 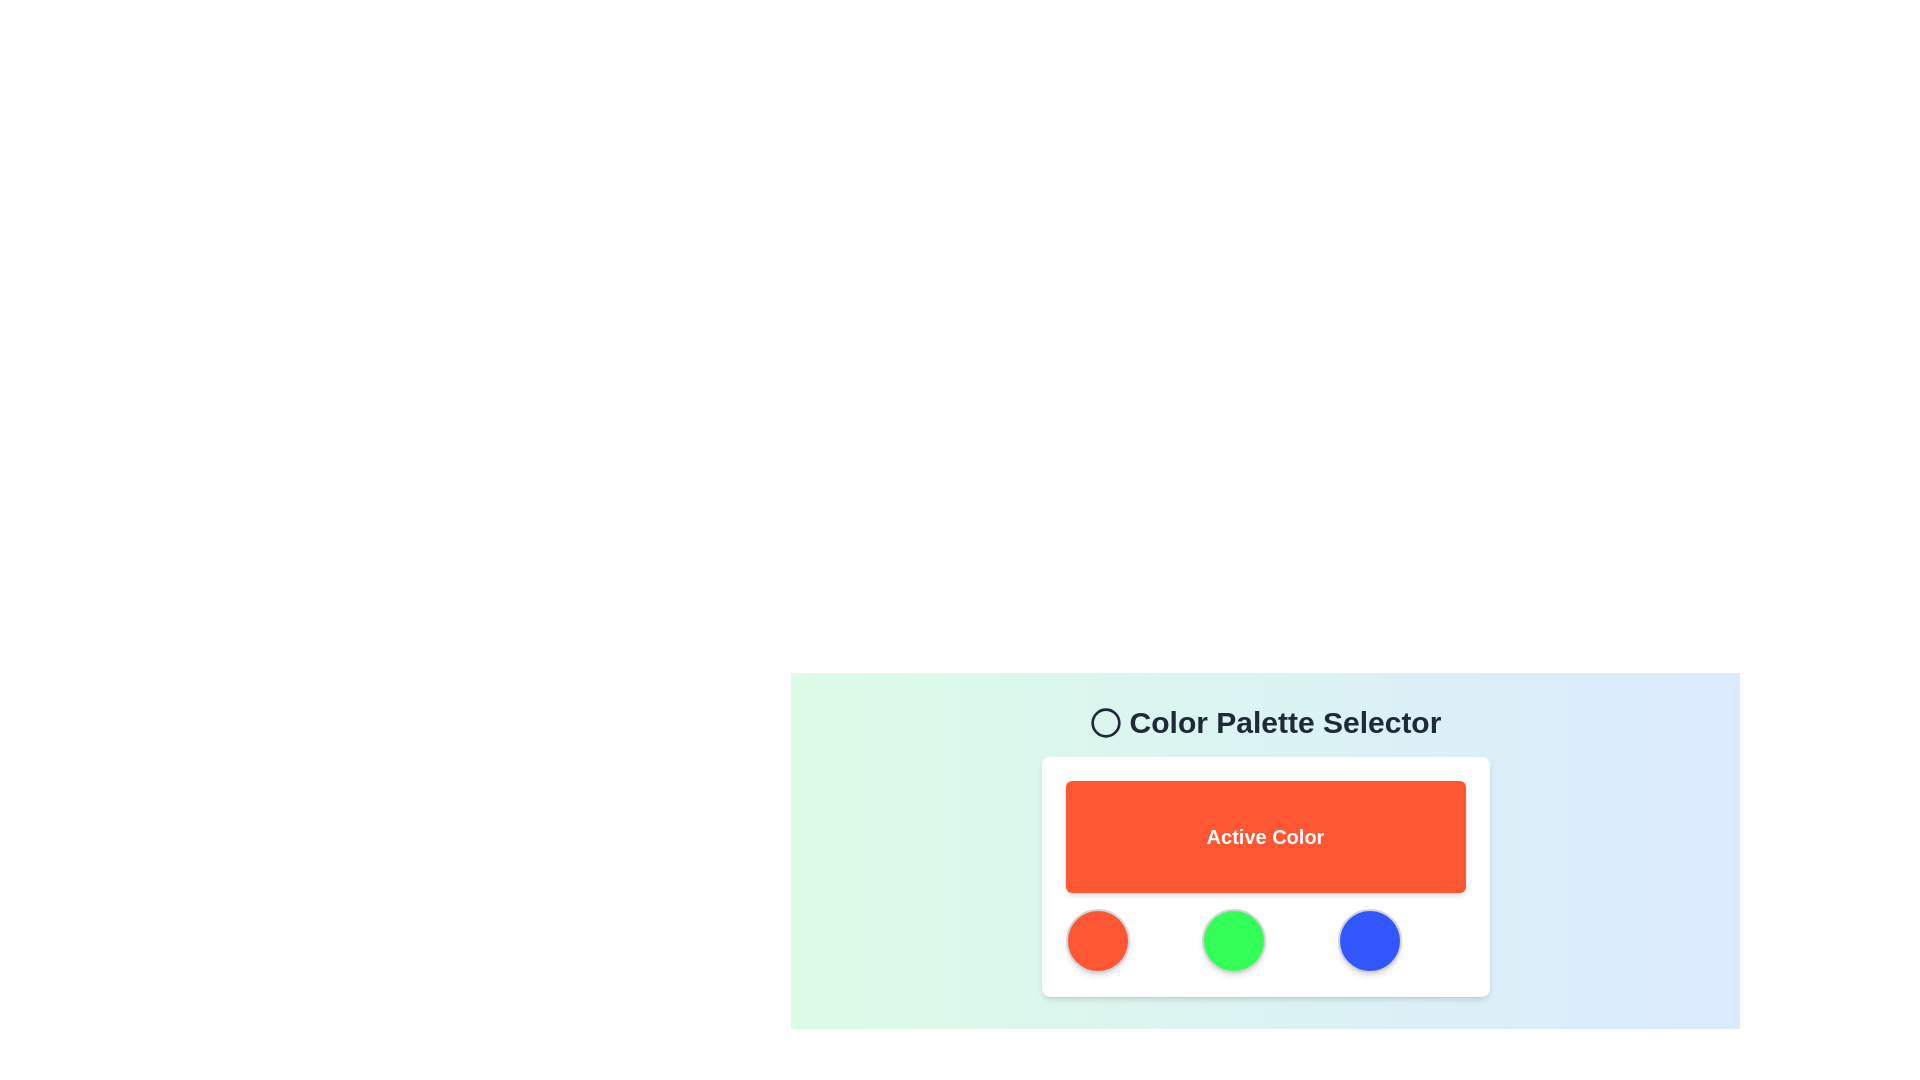 I want to click on the circular button with a bright red background located at the bottom-left among three horizontally aligned buttons, so click(x=1096, y=941).